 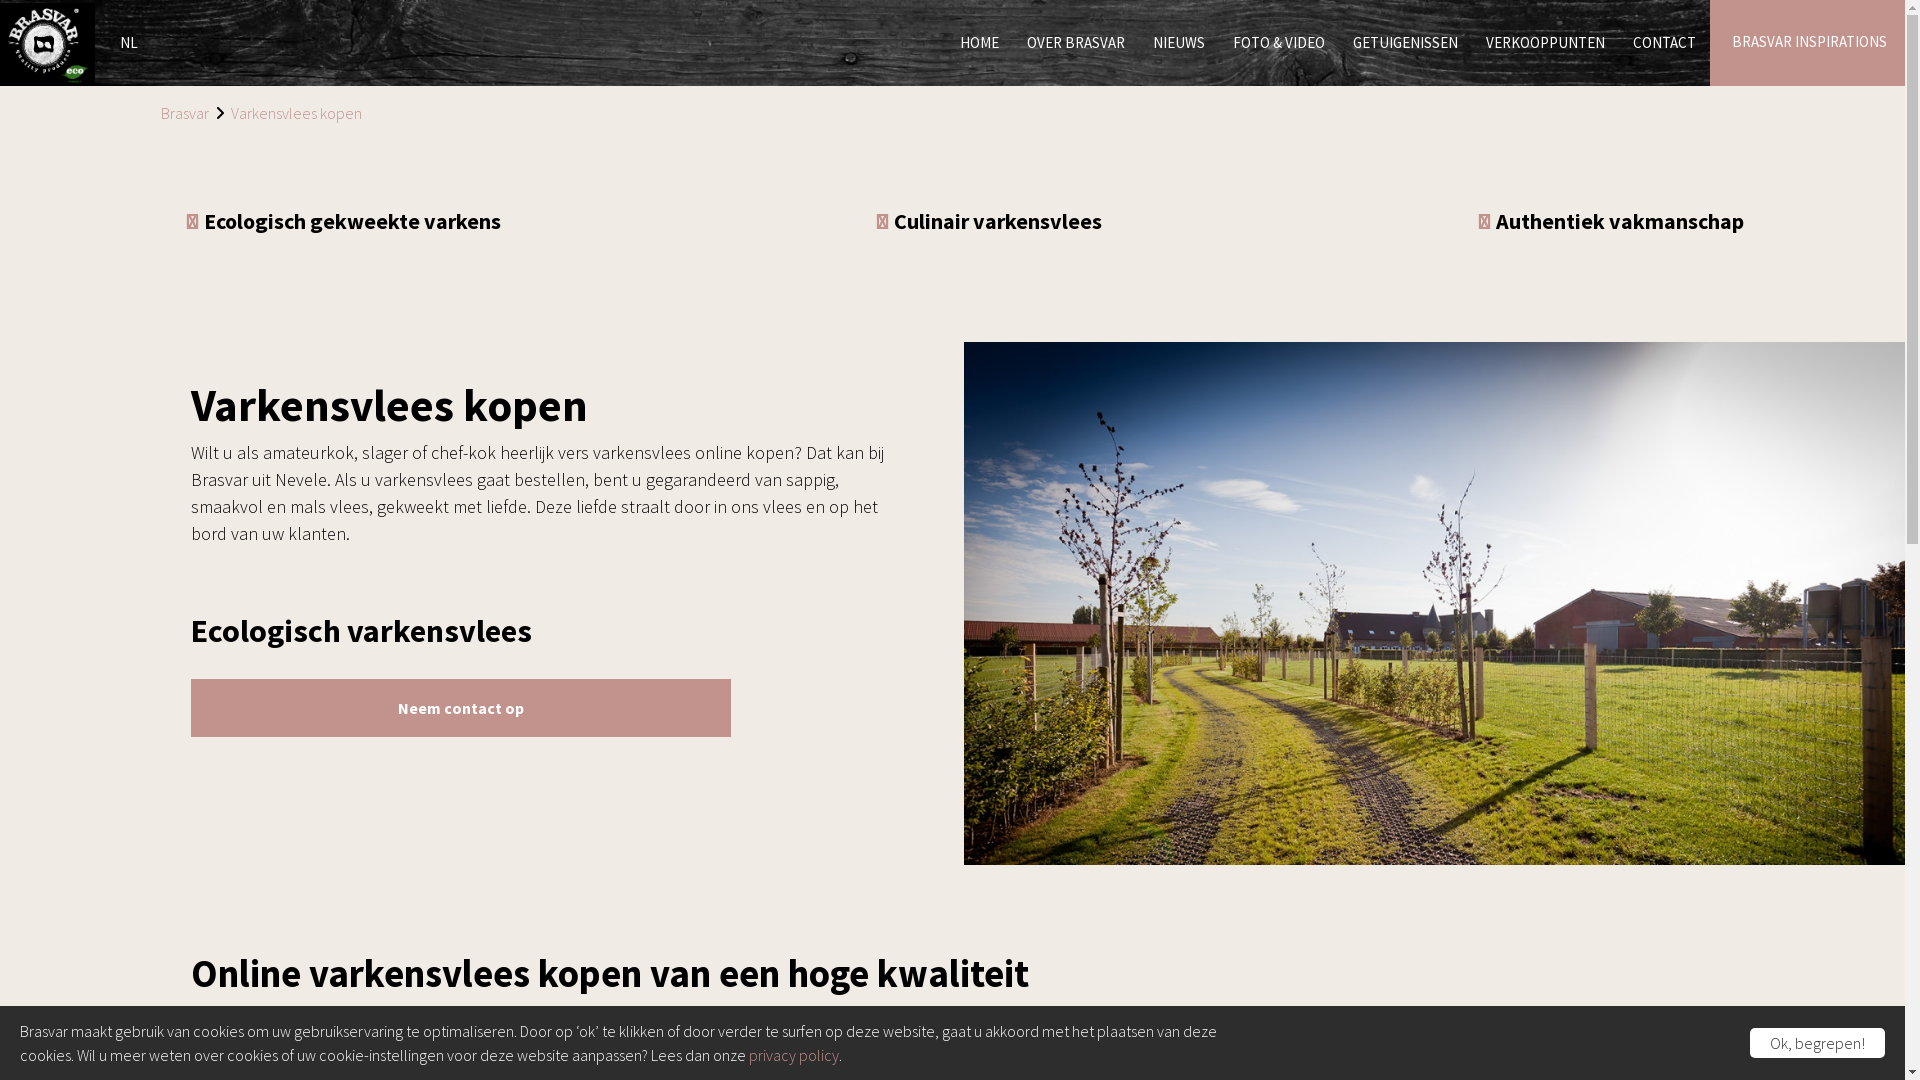 I want to click on 'Belgisch varkensvlees', so click(x=769, y=1041).